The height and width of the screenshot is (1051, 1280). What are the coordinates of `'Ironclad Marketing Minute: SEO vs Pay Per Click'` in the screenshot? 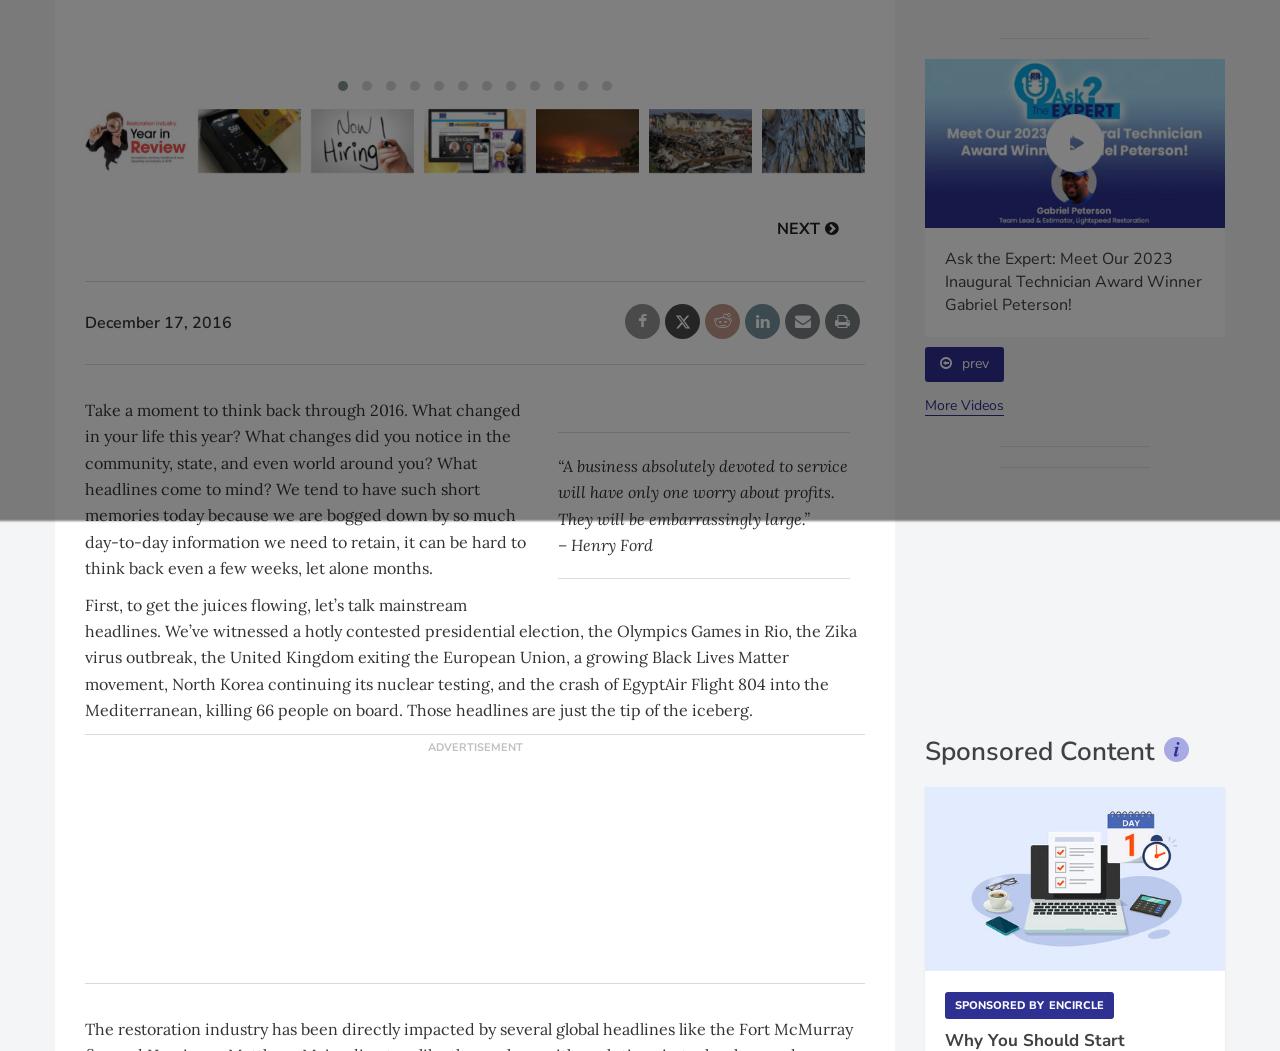 It's located at (768, 270).